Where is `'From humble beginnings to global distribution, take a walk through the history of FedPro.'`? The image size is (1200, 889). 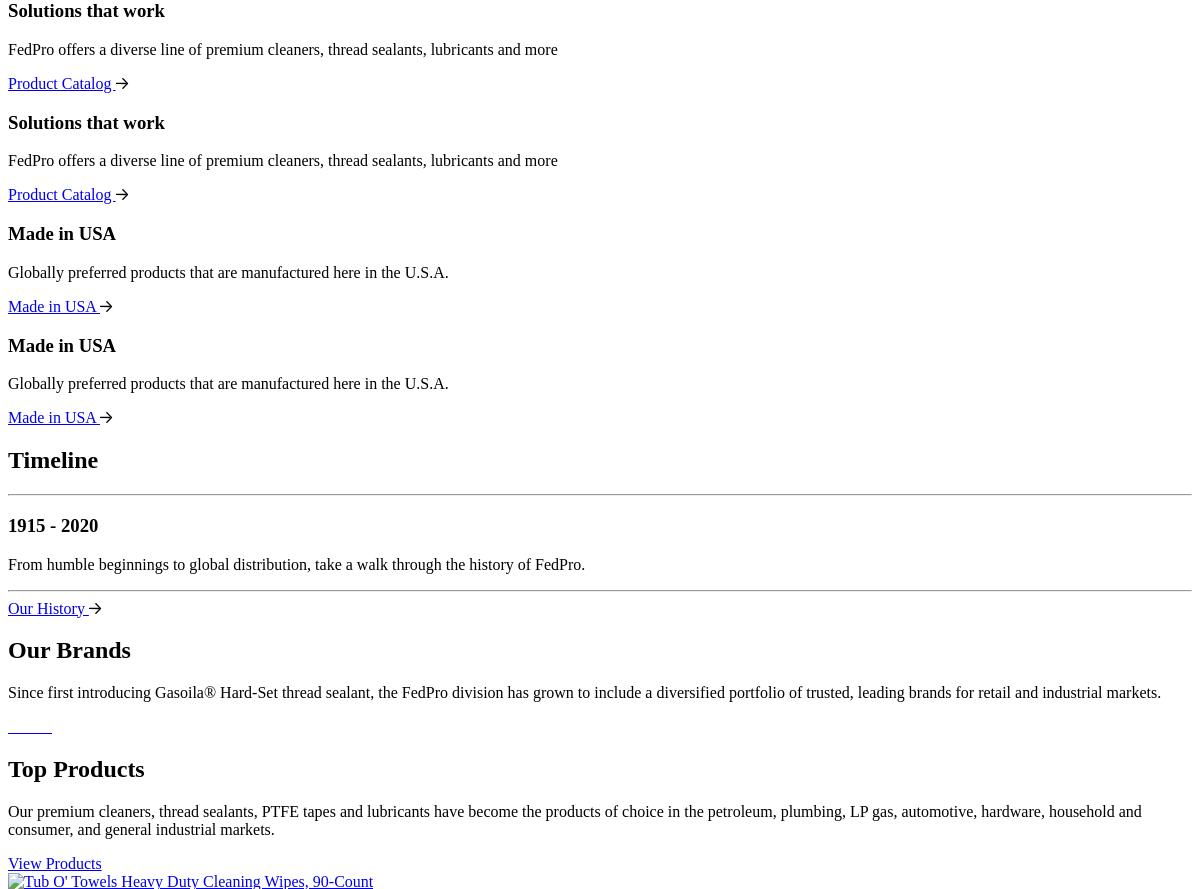
'From humble beginnings to global distribution, take a walk through the history of FedPro.' is located at coordinates (8, 563).